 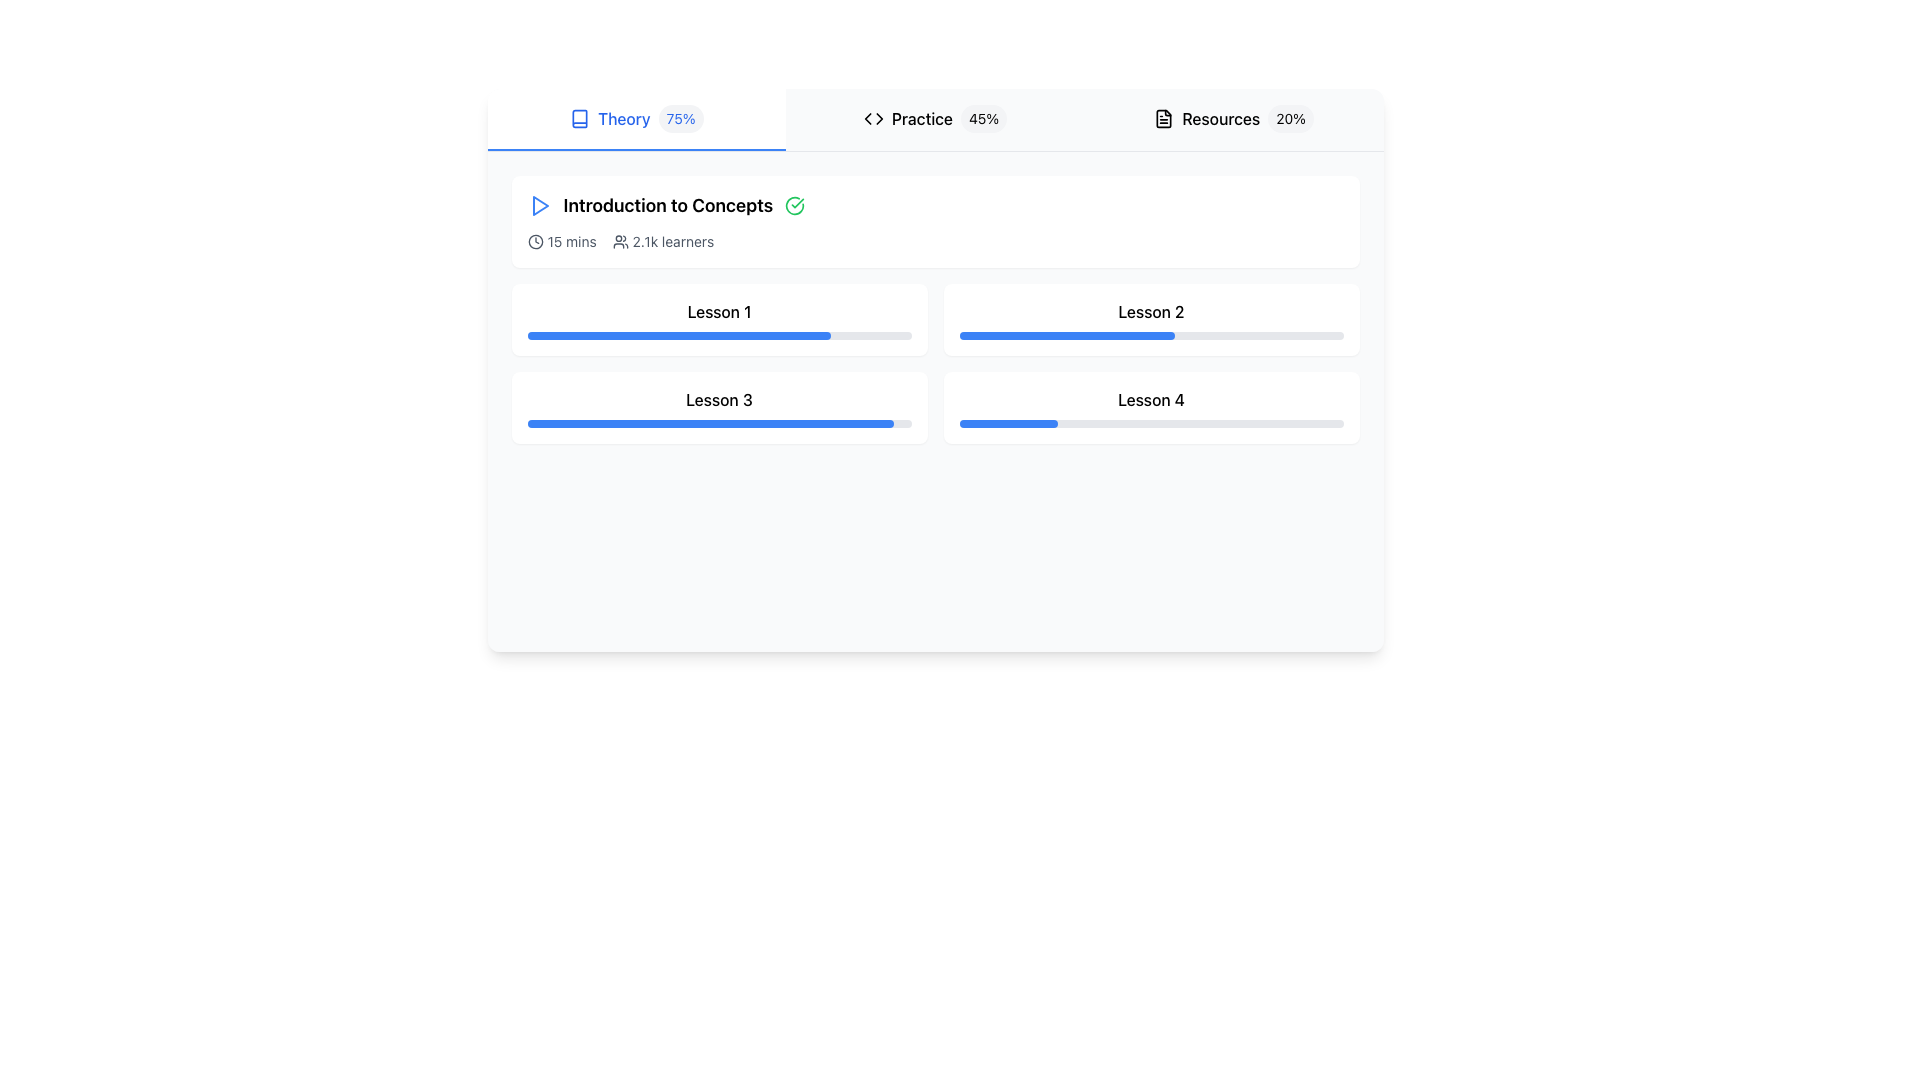 What do you see at coordinates (1151, 319) in the screenshot?
I see `lesson label 'Lesson 2' from the card featuring a blue progress bar, located in the upper-right quadrant of the grid layout` at bounding box center [1151, 319].